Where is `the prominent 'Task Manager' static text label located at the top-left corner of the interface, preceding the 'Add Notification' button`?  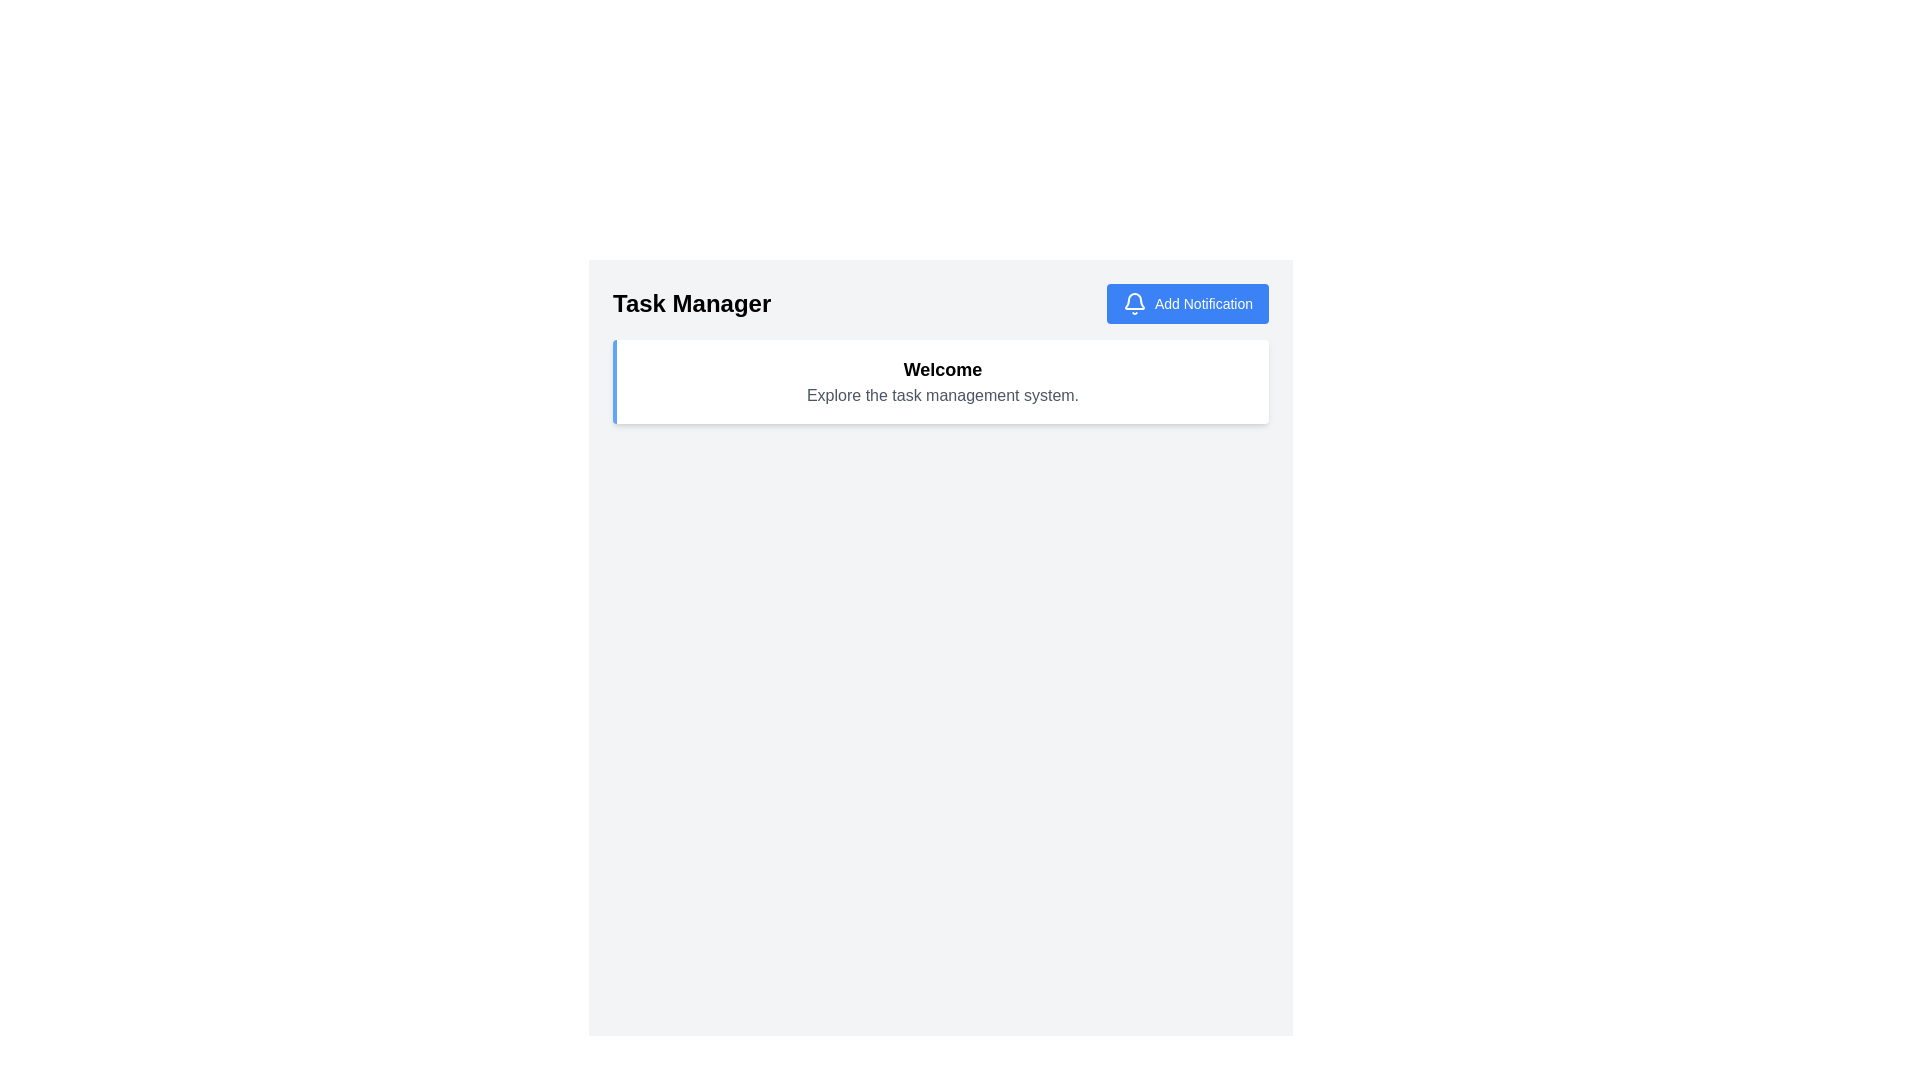 the prominent 'Task Manager' static text label located at the top-left corner of the interface, preceding the 'Add Notification' button is located at coordinates (692, 304).